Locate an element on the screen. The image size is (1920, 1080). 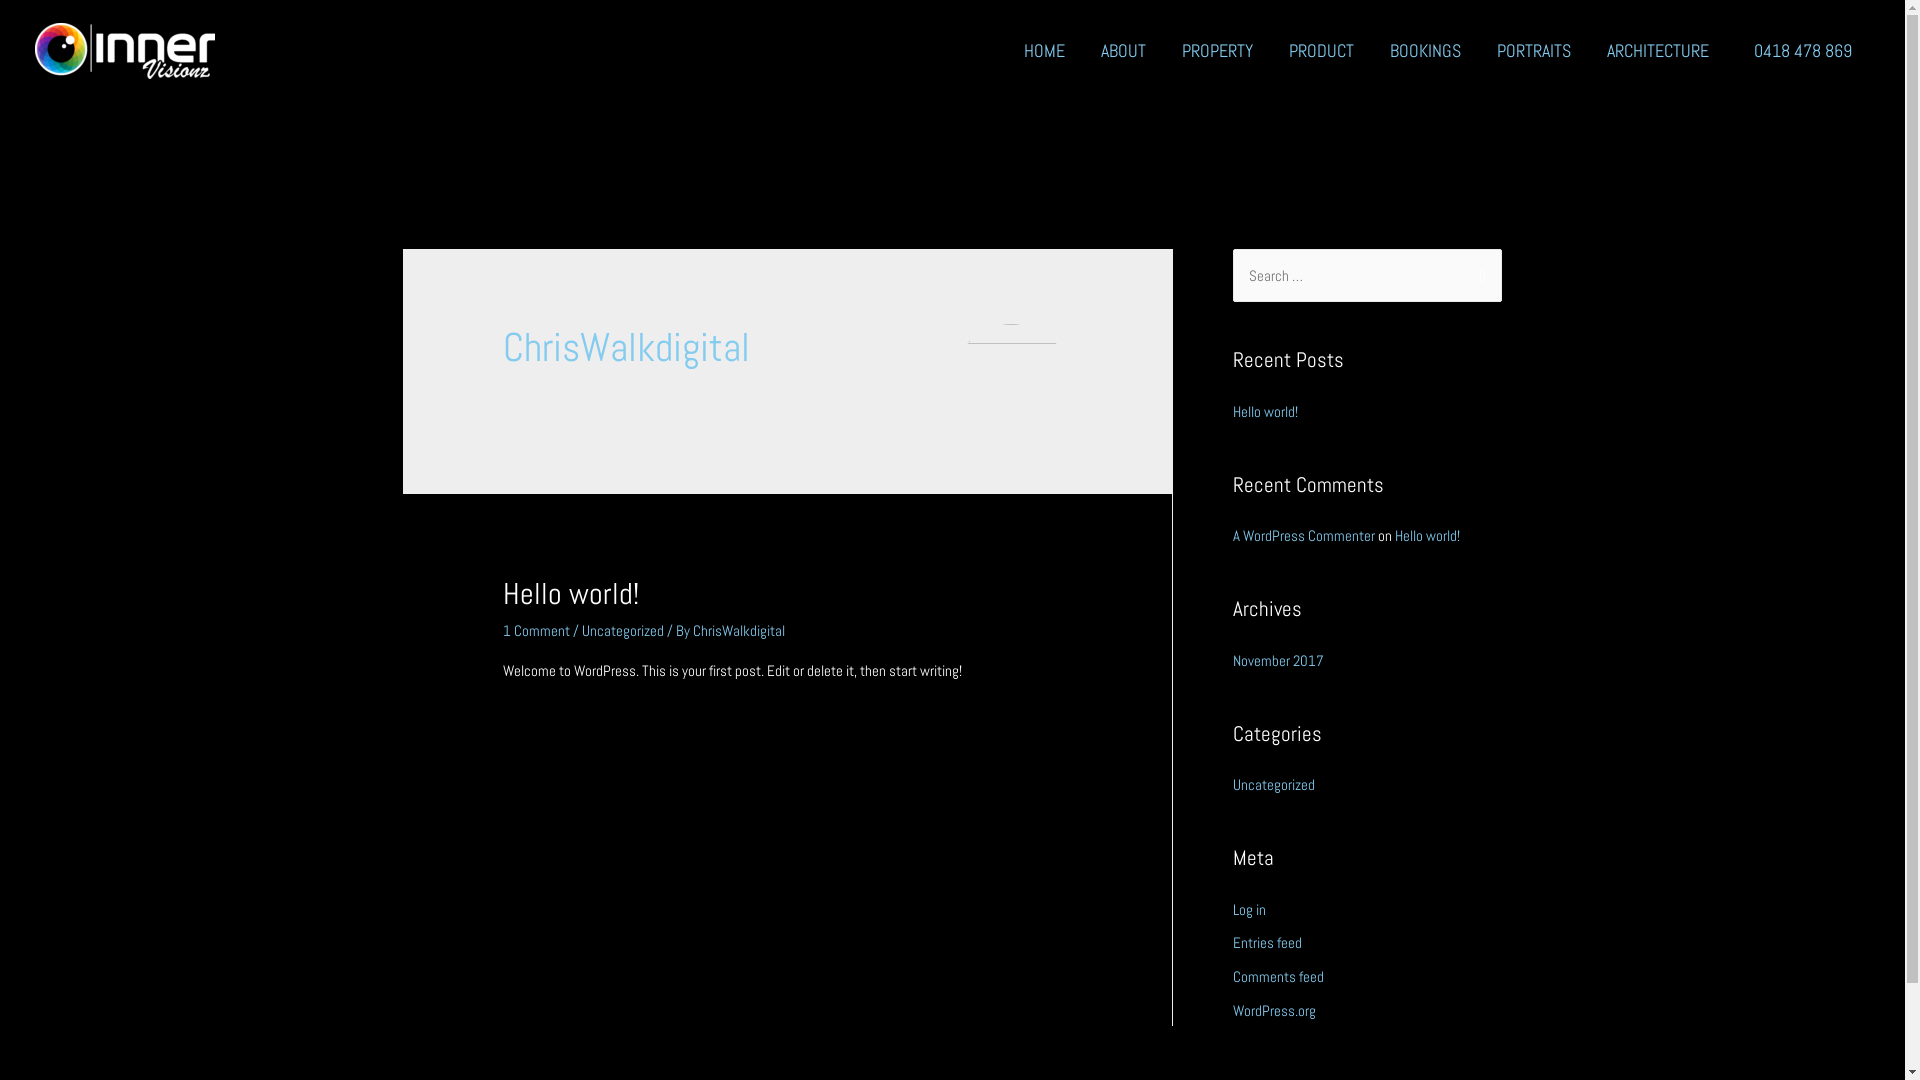
'A WordPress Commenter' is located at coordinates (1302, 534).